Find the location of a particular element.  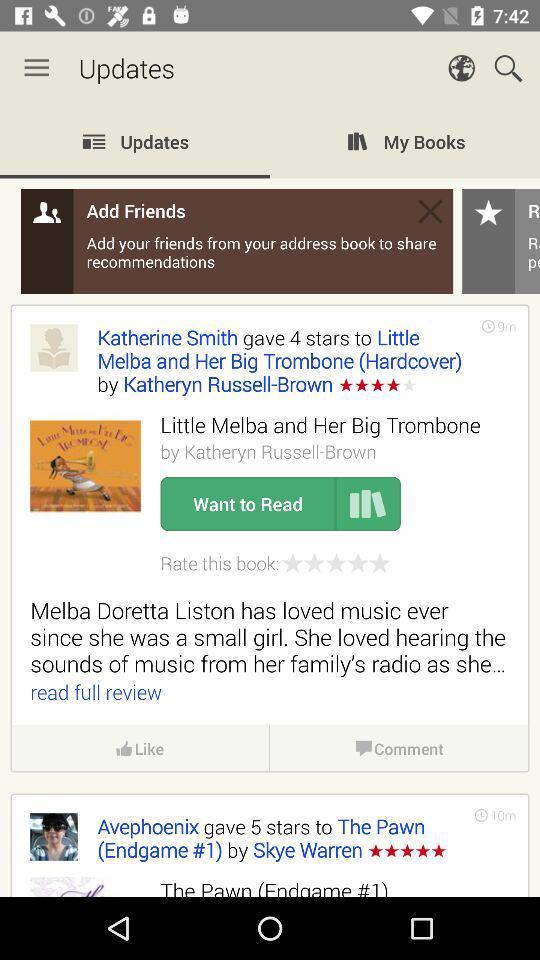

the avephoenix gave 5 icon is located at coordinates (275, 838).